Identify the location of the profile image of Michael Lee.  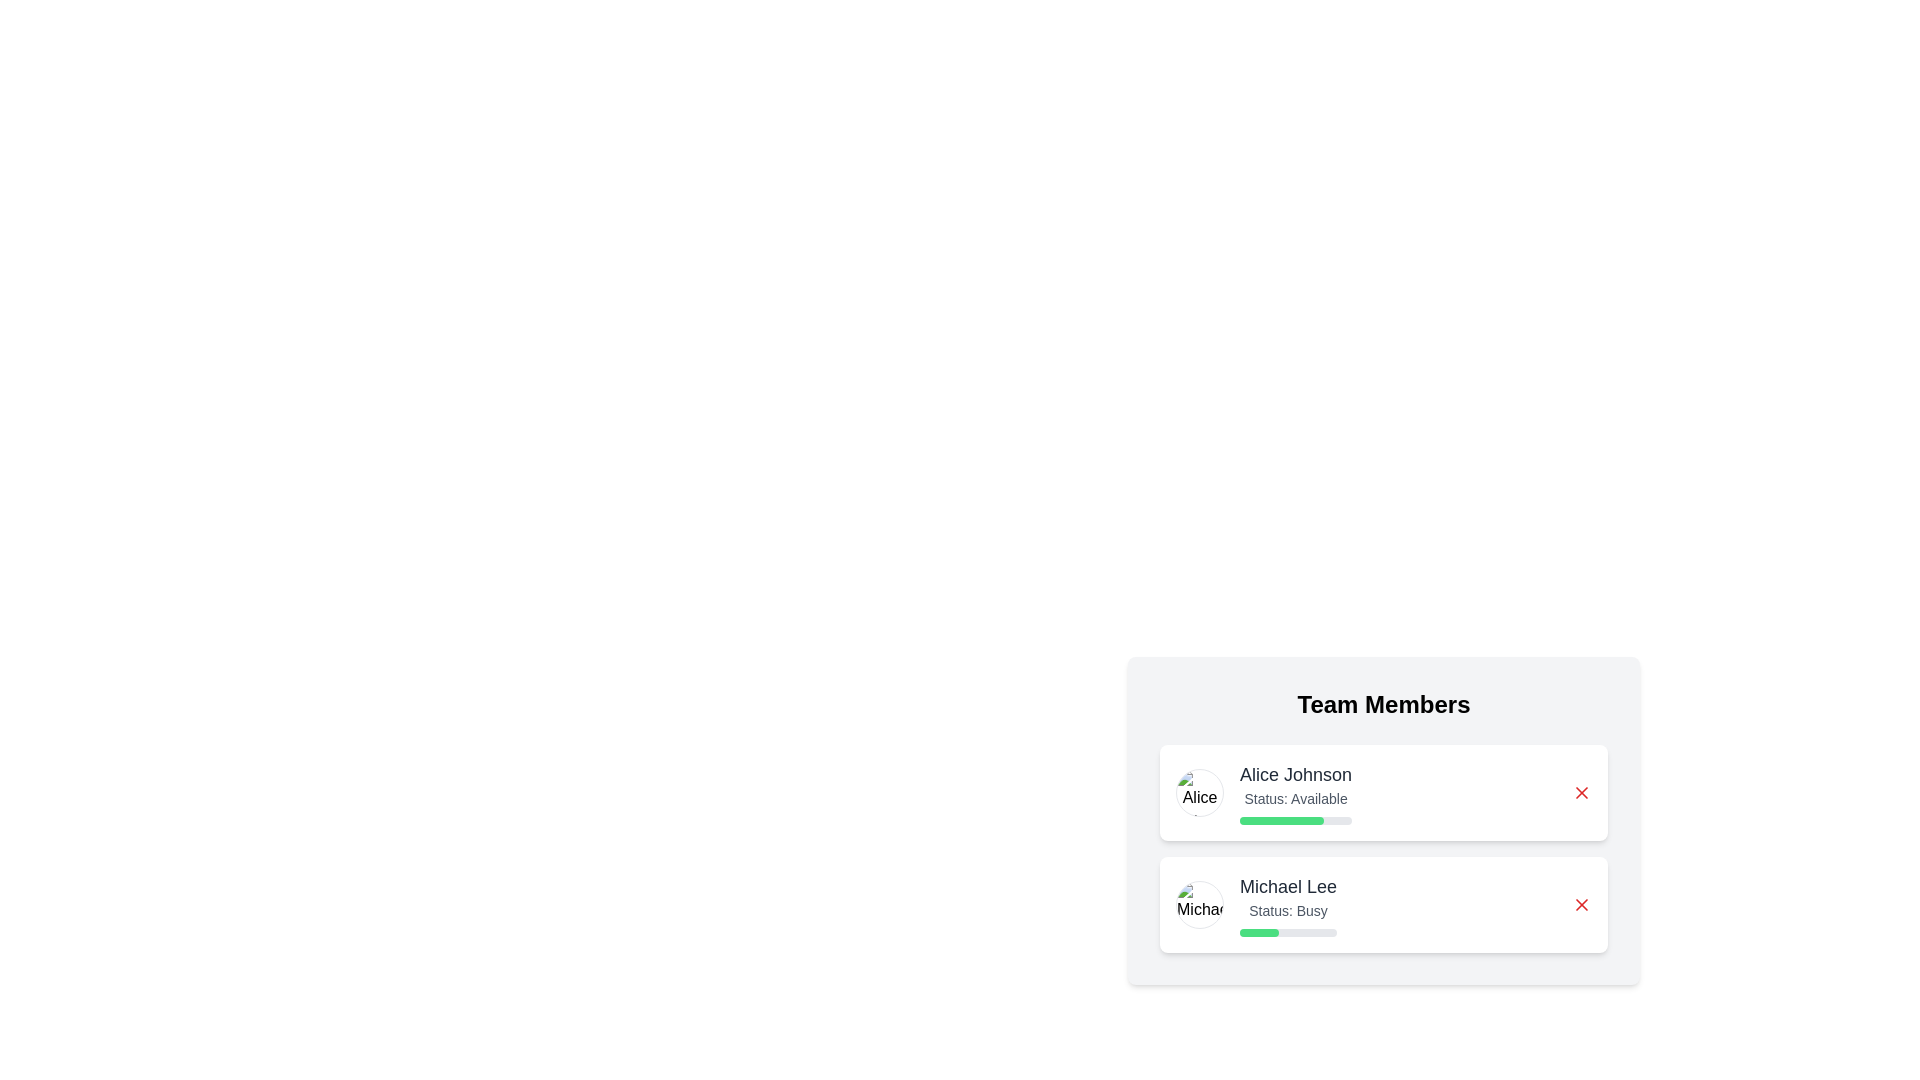
(1200, 905).